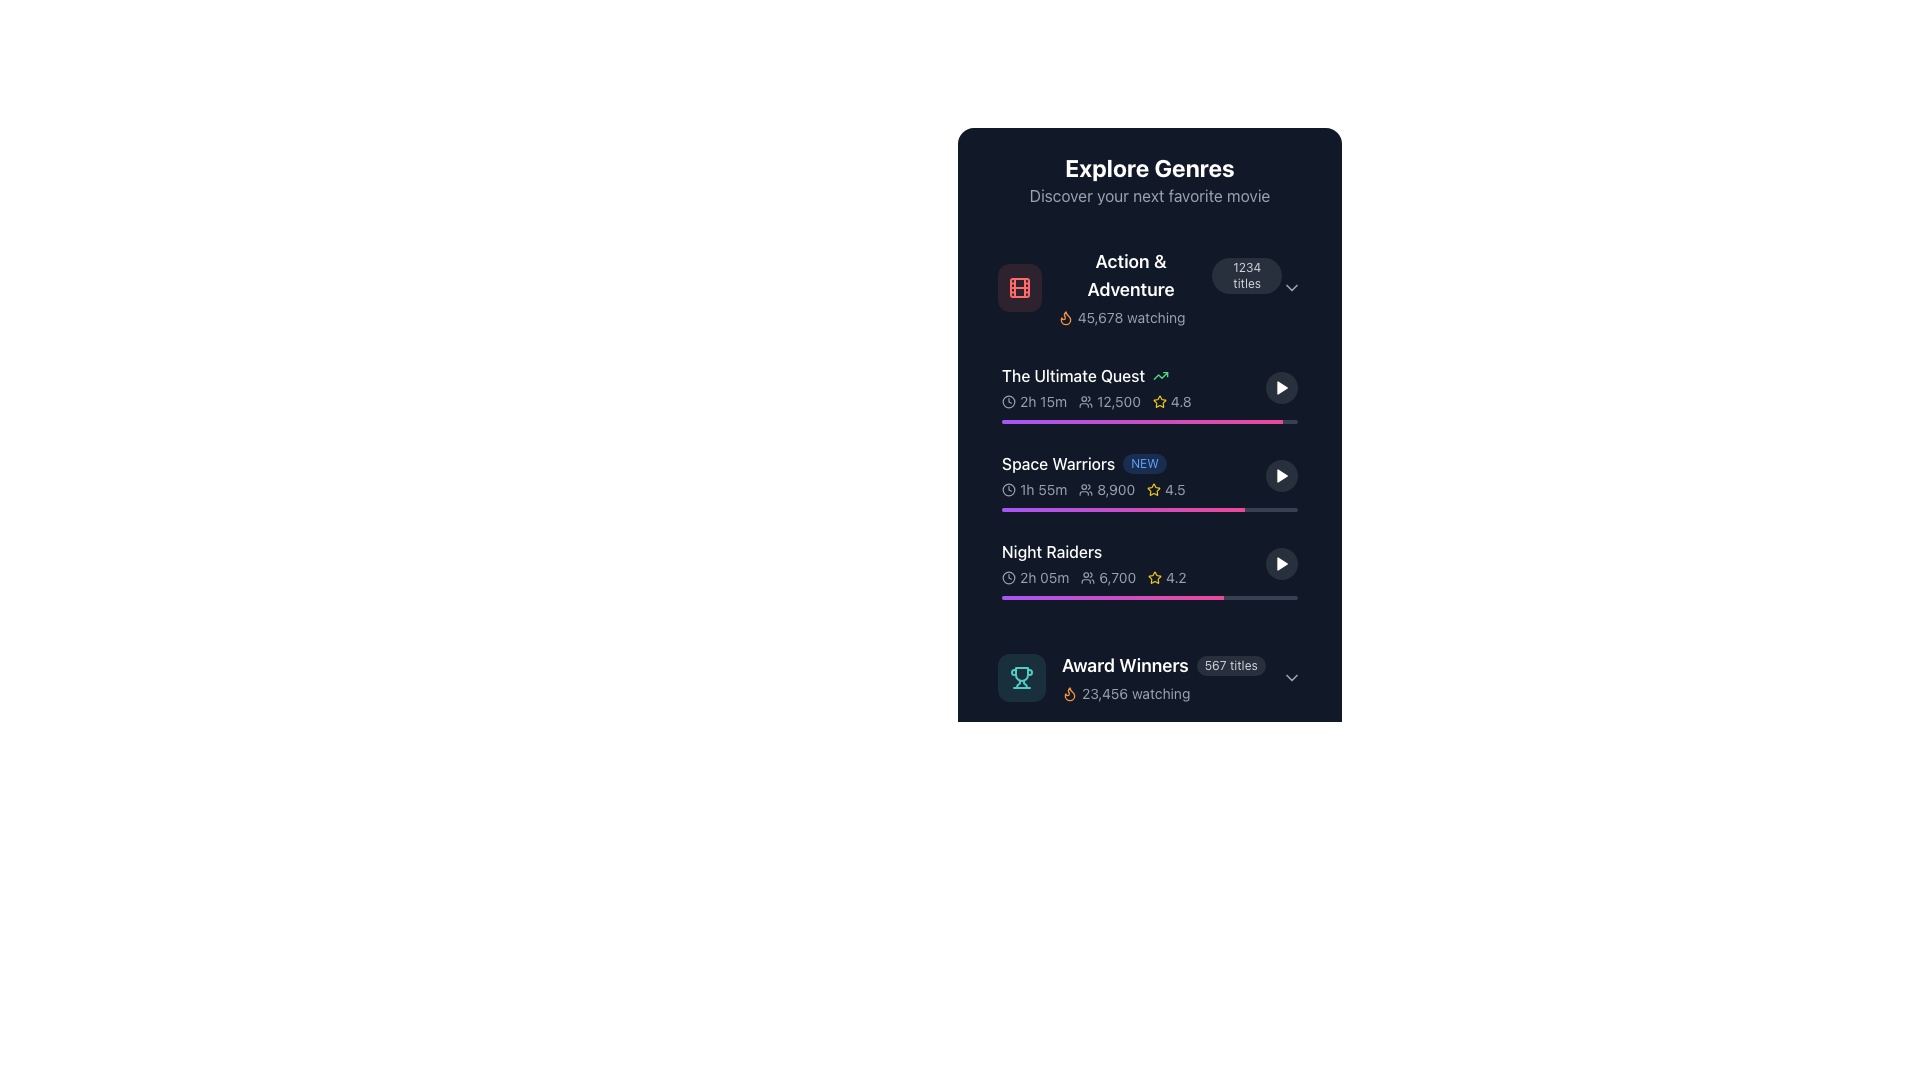 The width and height of the screenshot is (1920, 1080). I want to click on the text block titled 'Award Winners' with the subtitle '567 titles' and the label '23,456 watching', so click(1163, 677).